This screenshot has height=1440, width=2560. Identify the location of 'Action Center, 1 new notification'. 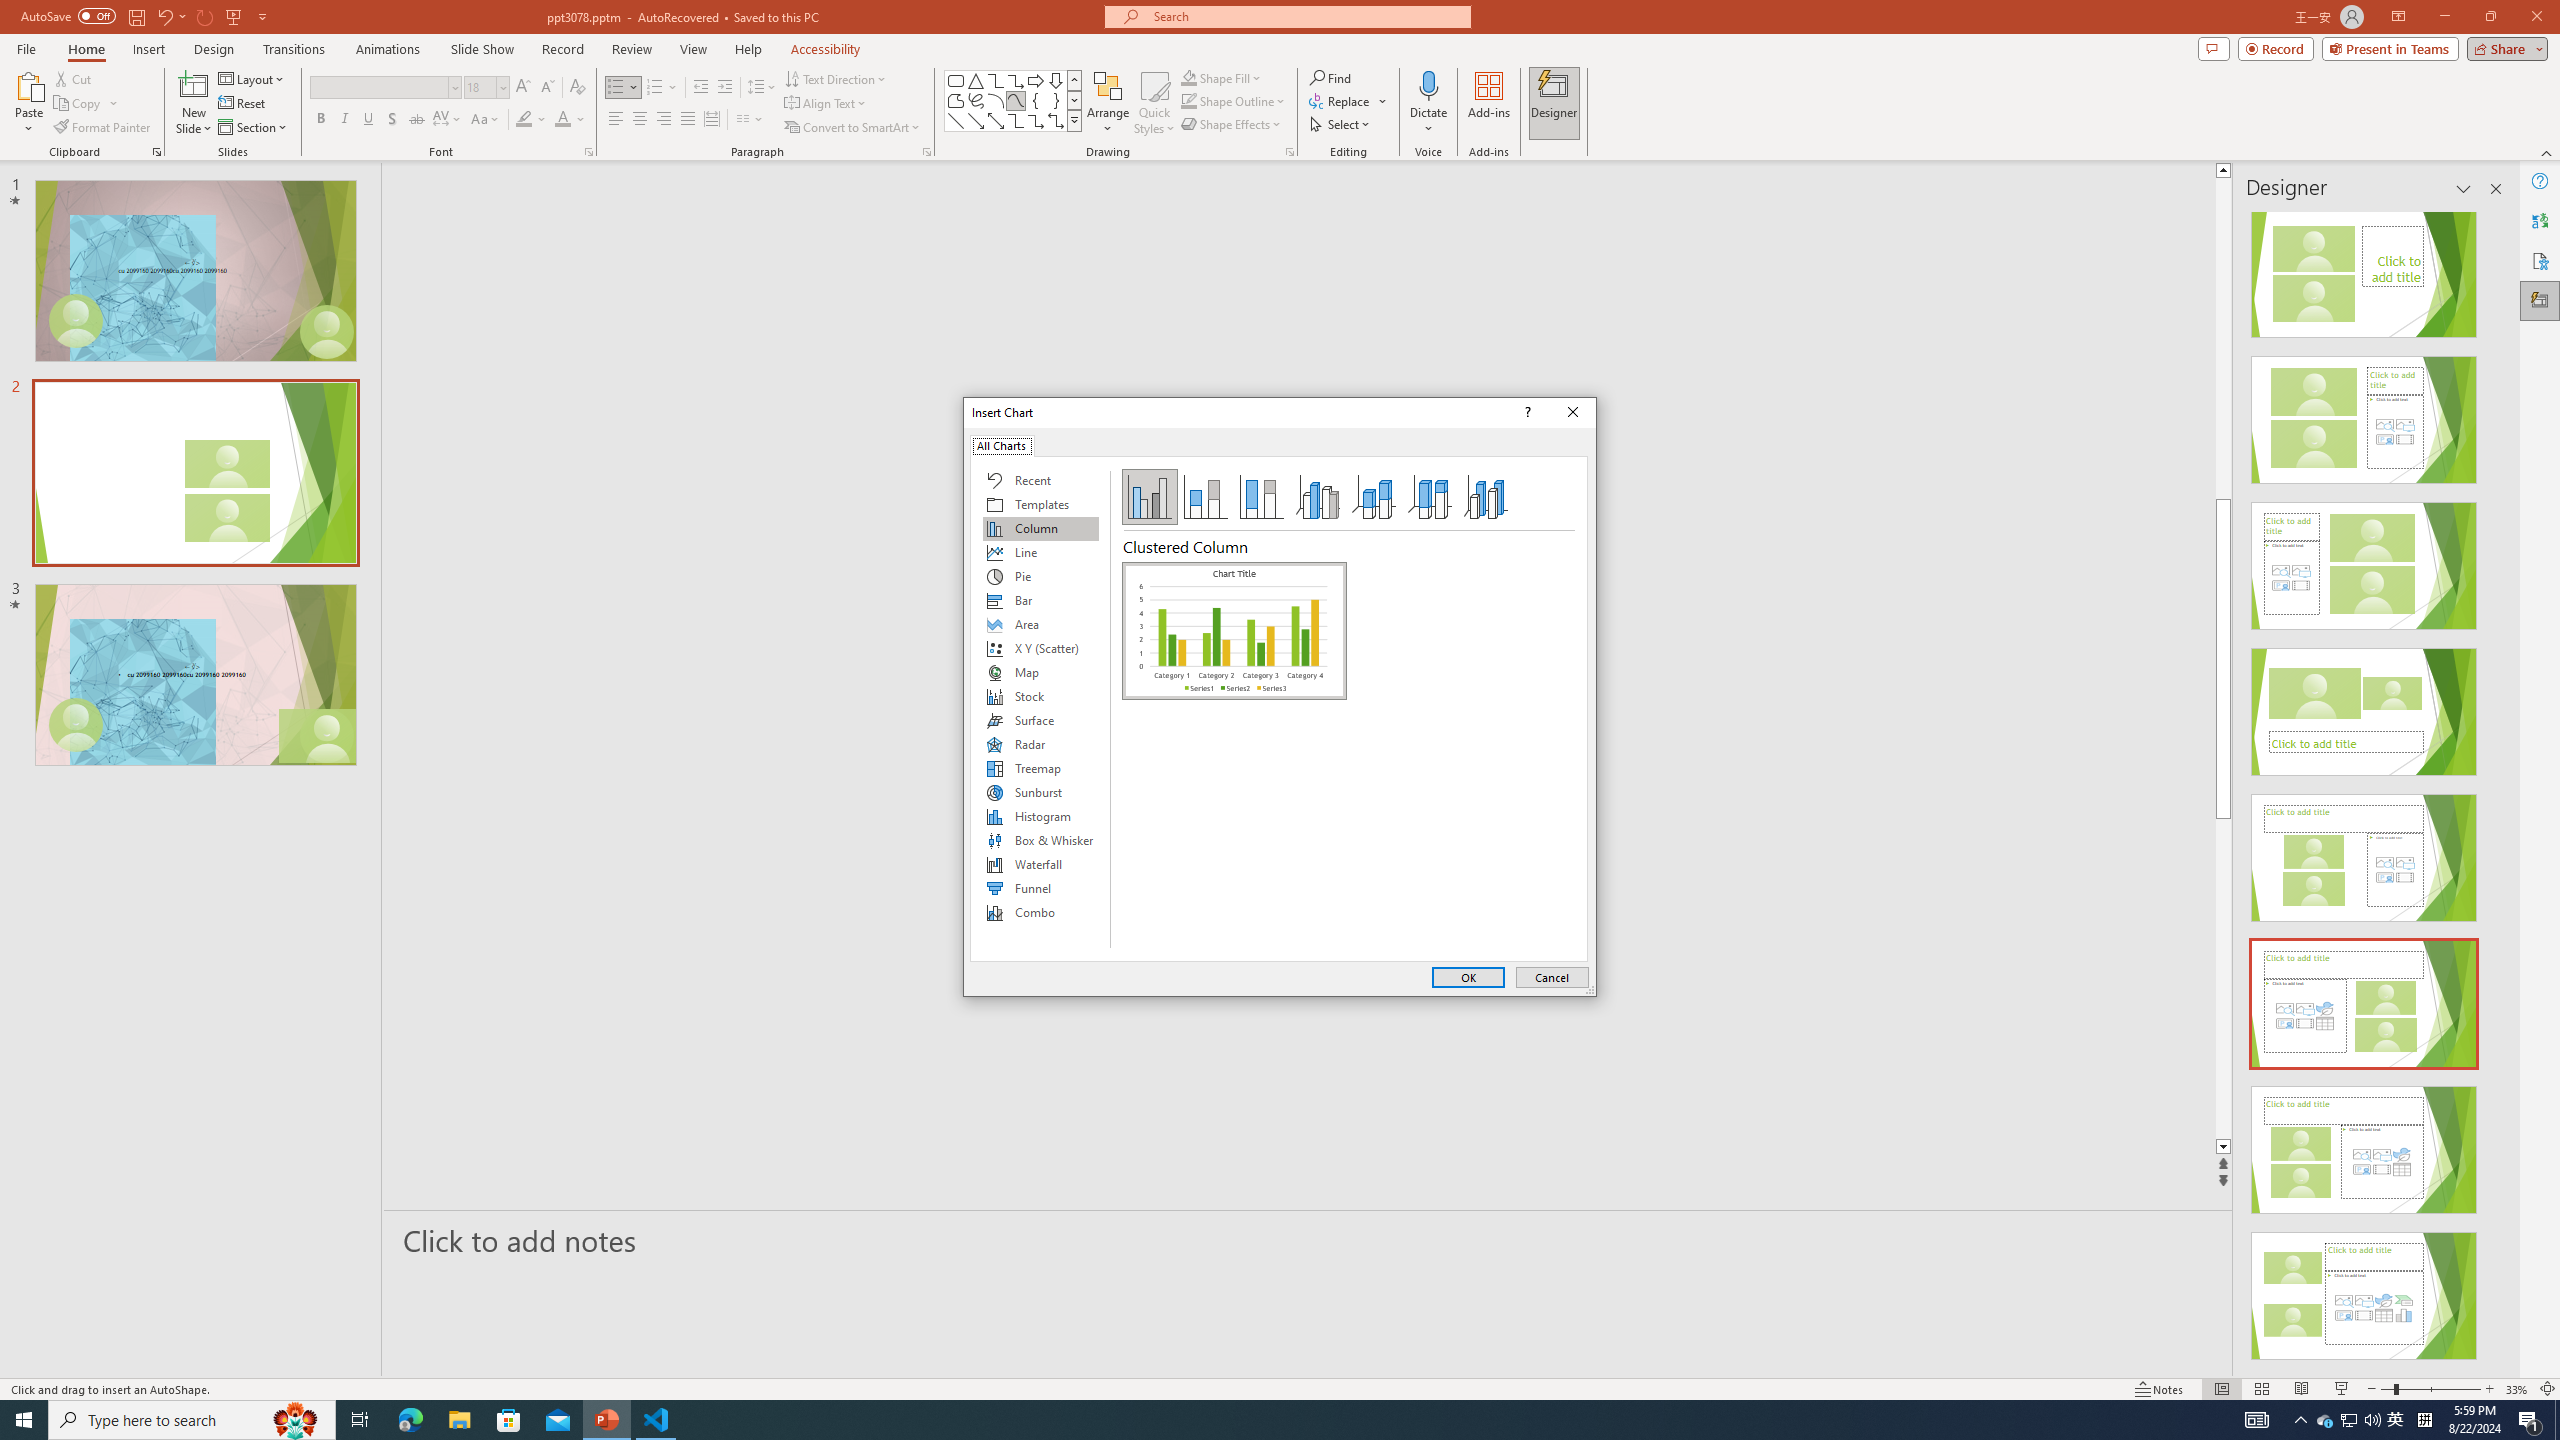
(2530, 1418).